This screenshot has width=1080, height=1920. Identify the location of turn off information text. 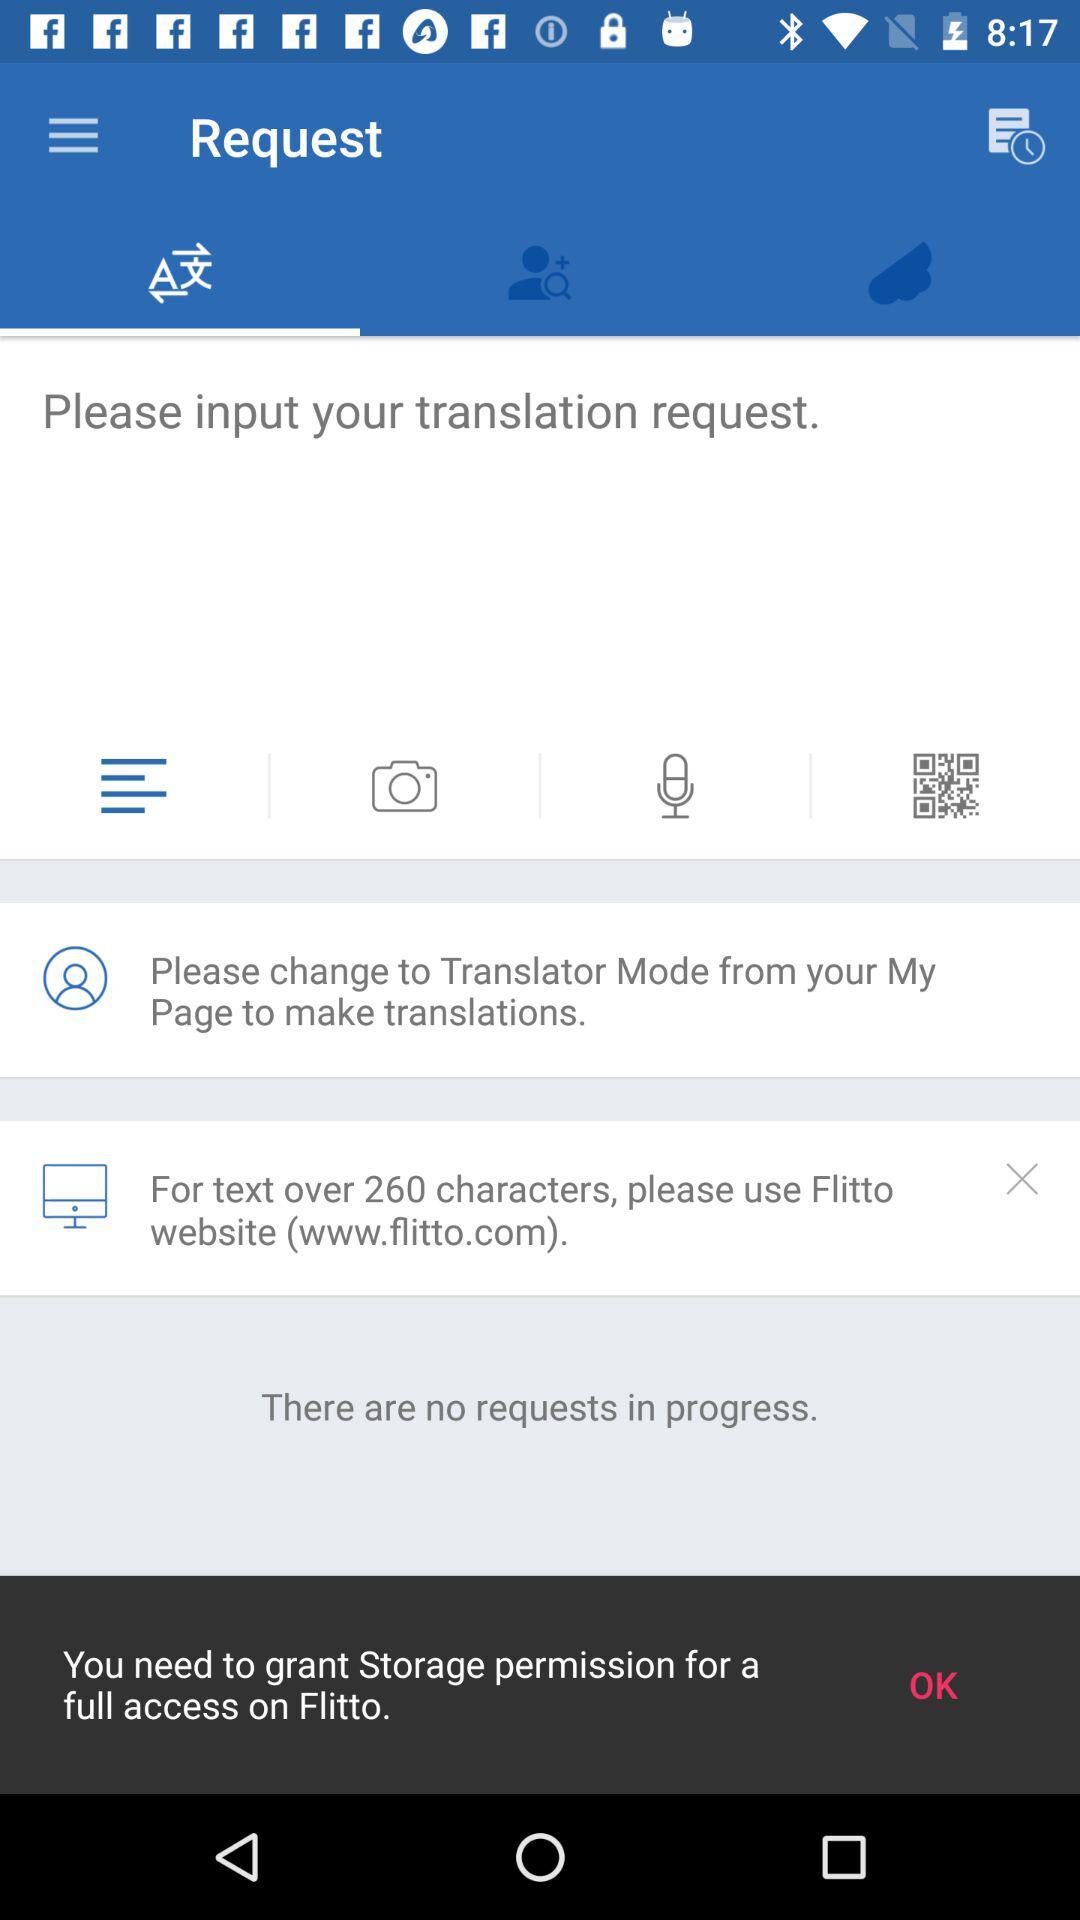
(1022, 1179).